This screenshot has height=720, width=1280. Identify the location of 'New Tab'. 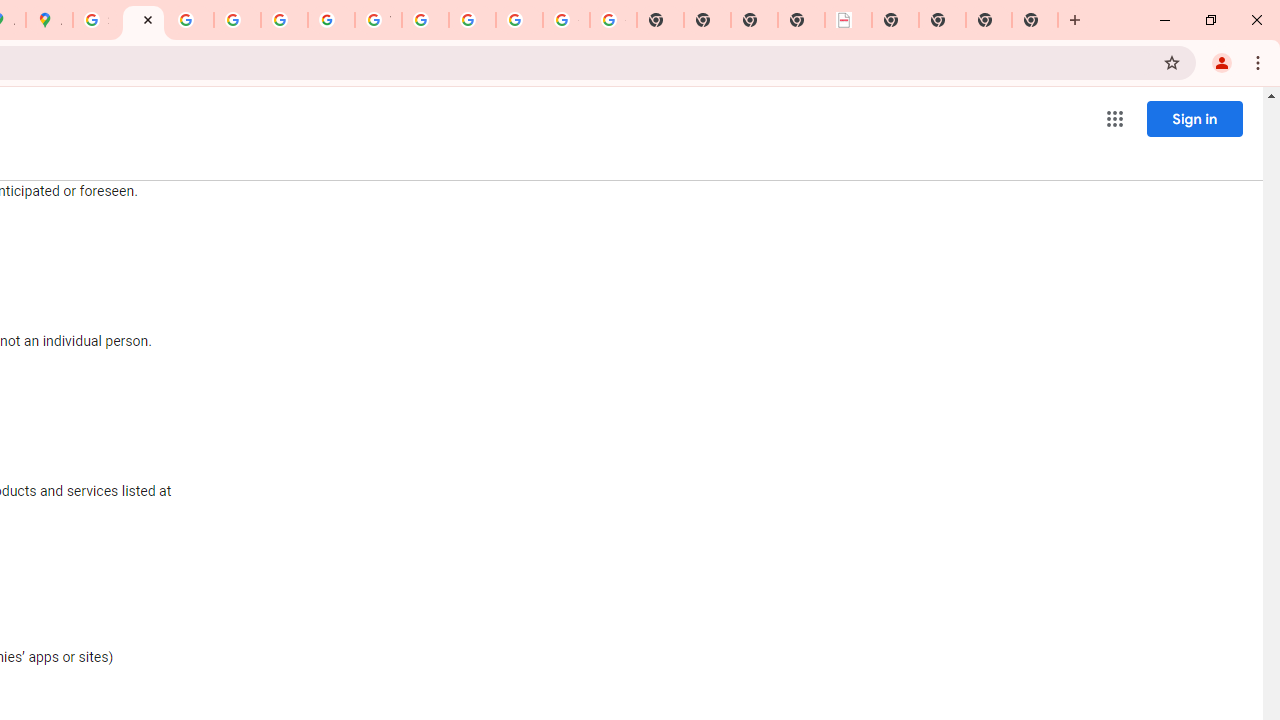
(989, 20).